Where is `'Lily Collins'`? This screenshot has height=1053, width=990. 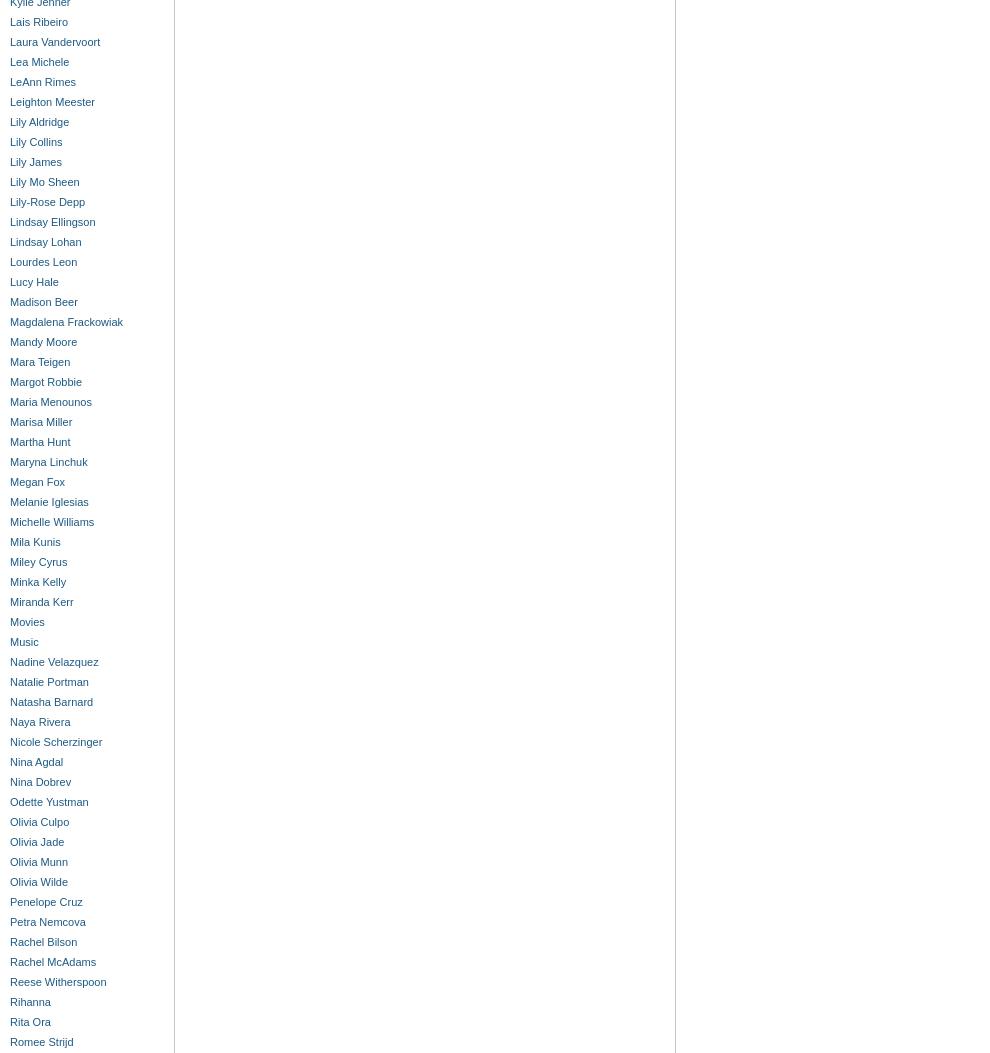
'Lily Collins' is located at coordinates (35, 142).